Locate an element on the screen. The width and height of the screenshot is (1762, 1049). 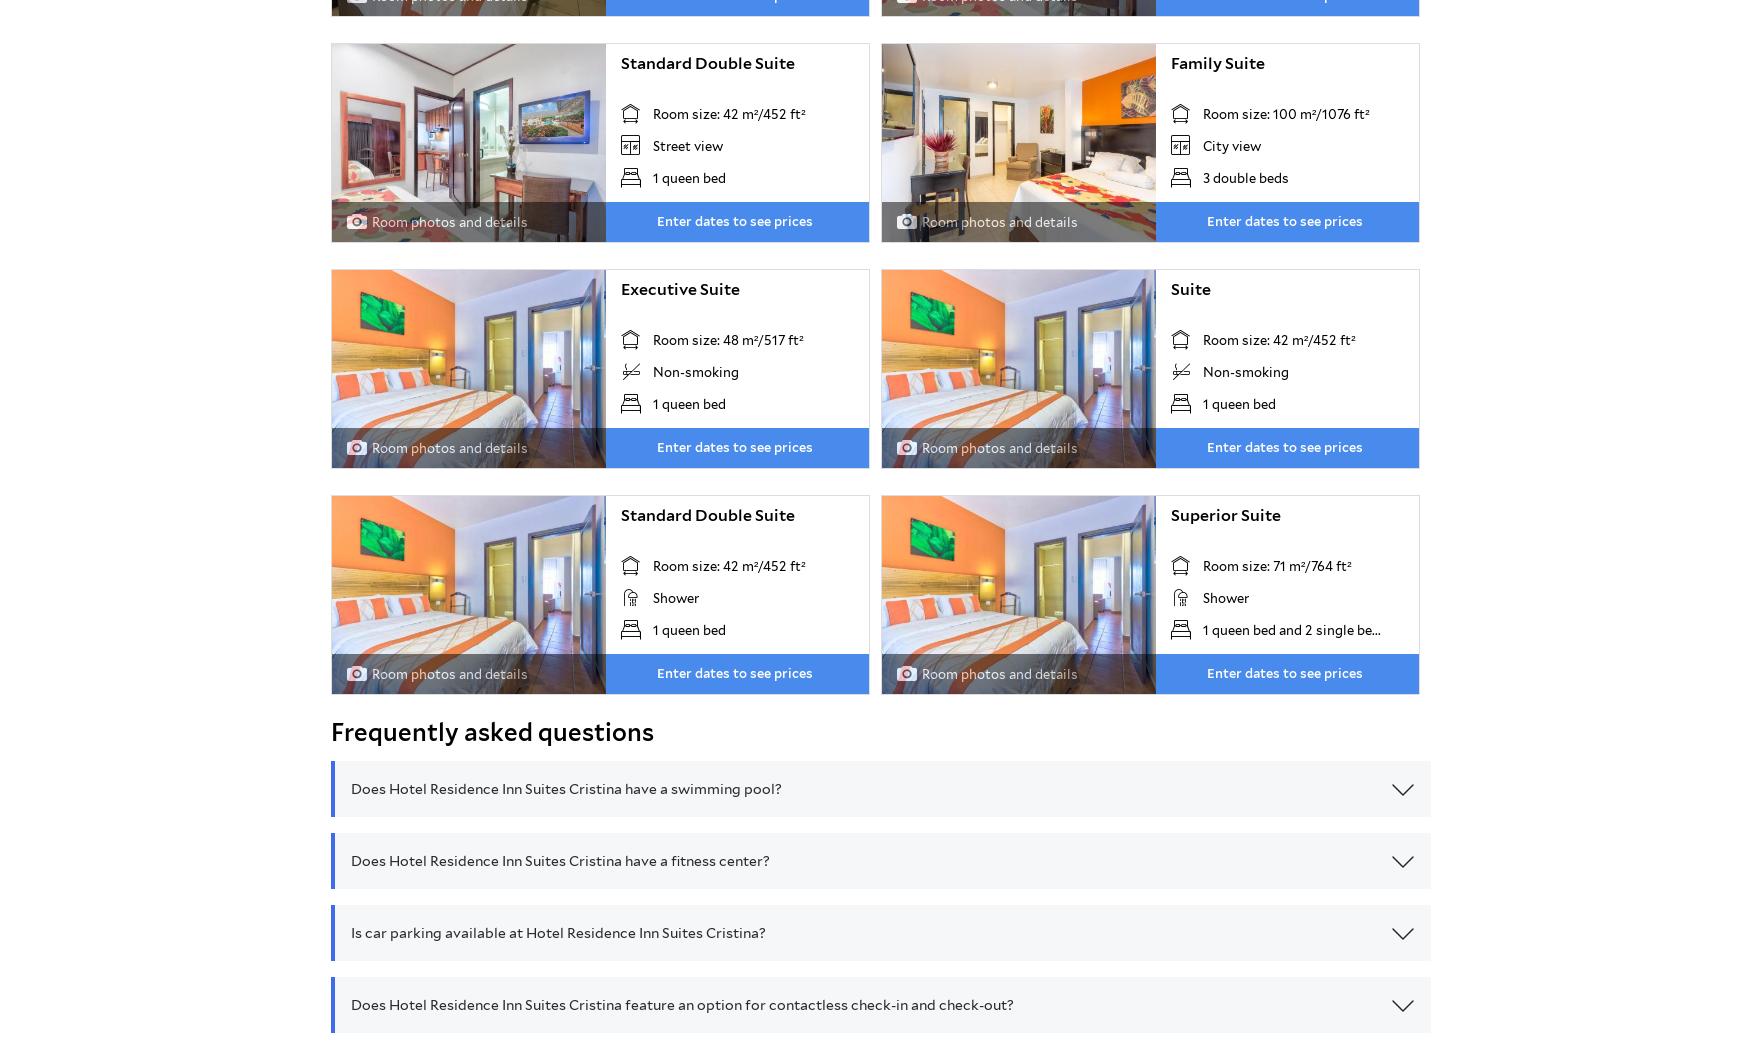
'Suite' is located at coordinates (1190, 288).